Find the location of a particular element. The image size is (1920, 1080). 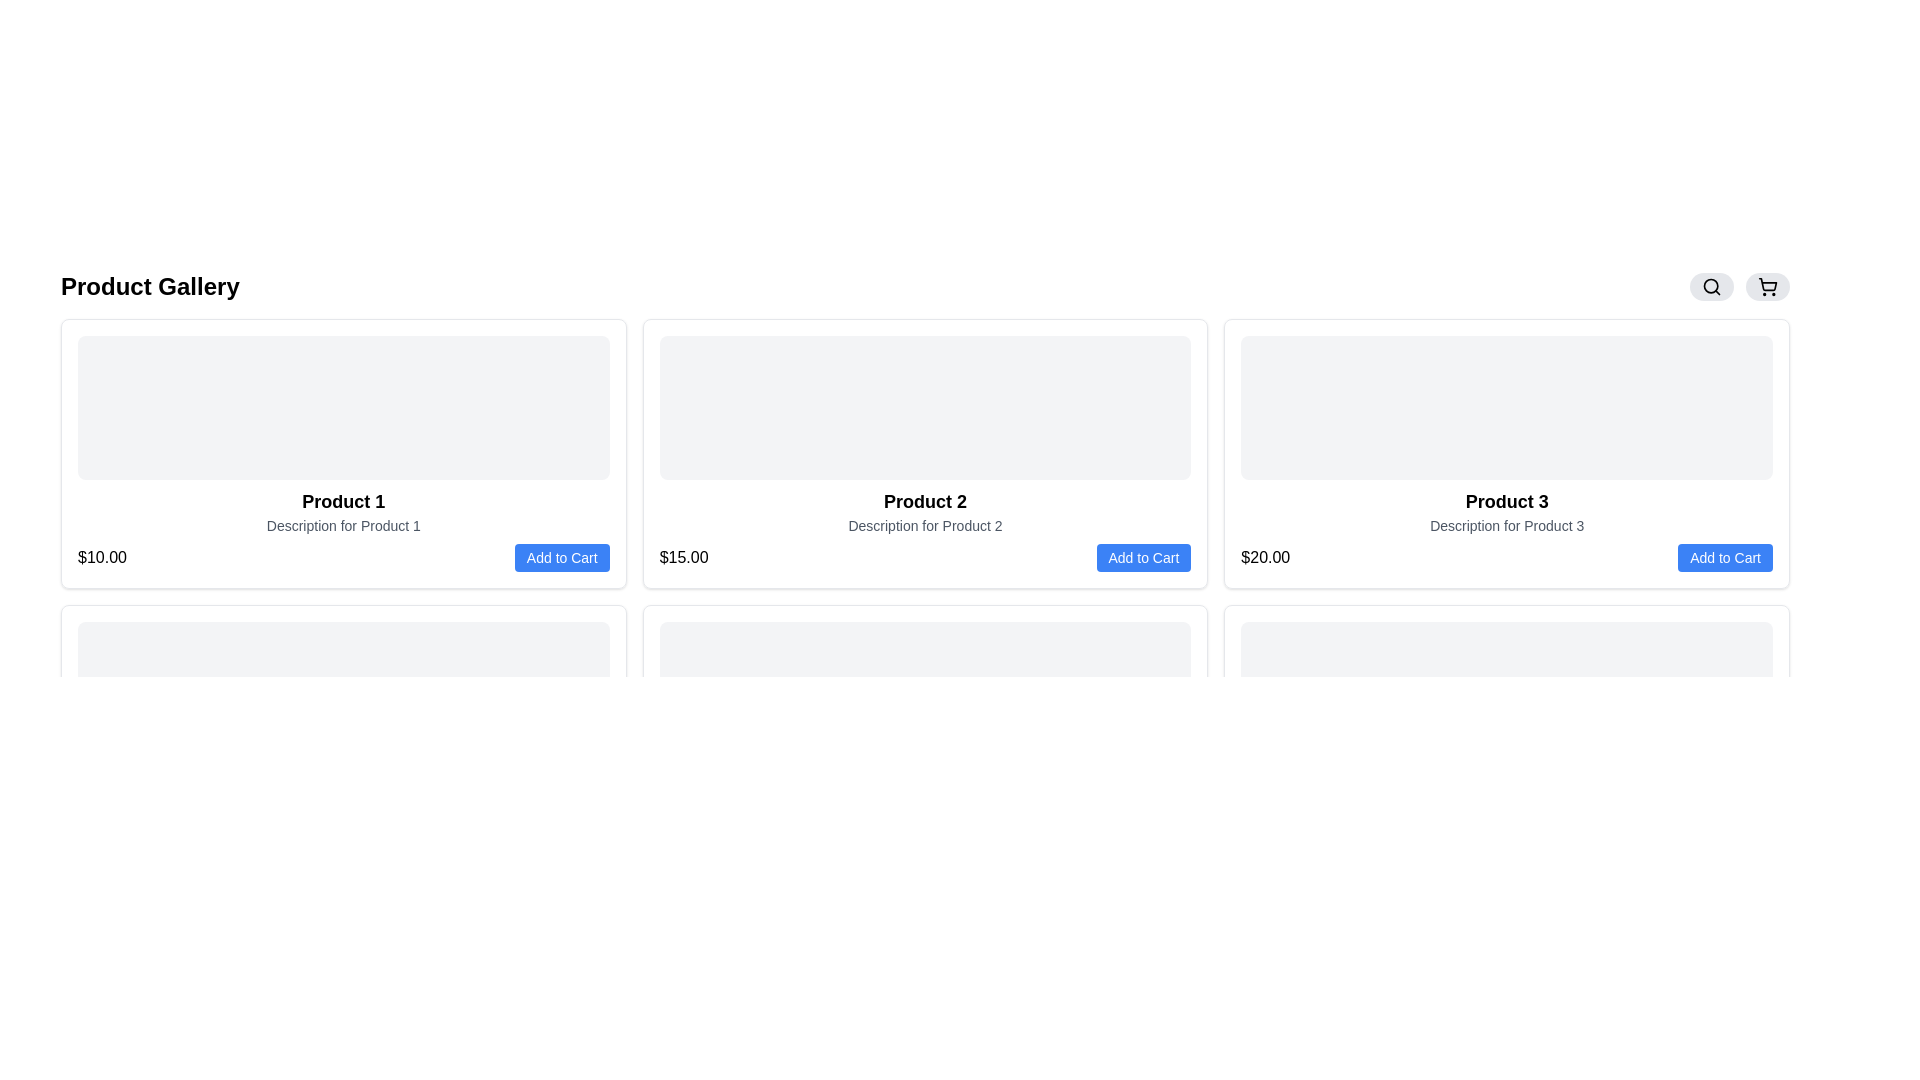

the 'Product 3' card from its current position for rearrangement in the grid layout is located at coordinates (1507, 454).